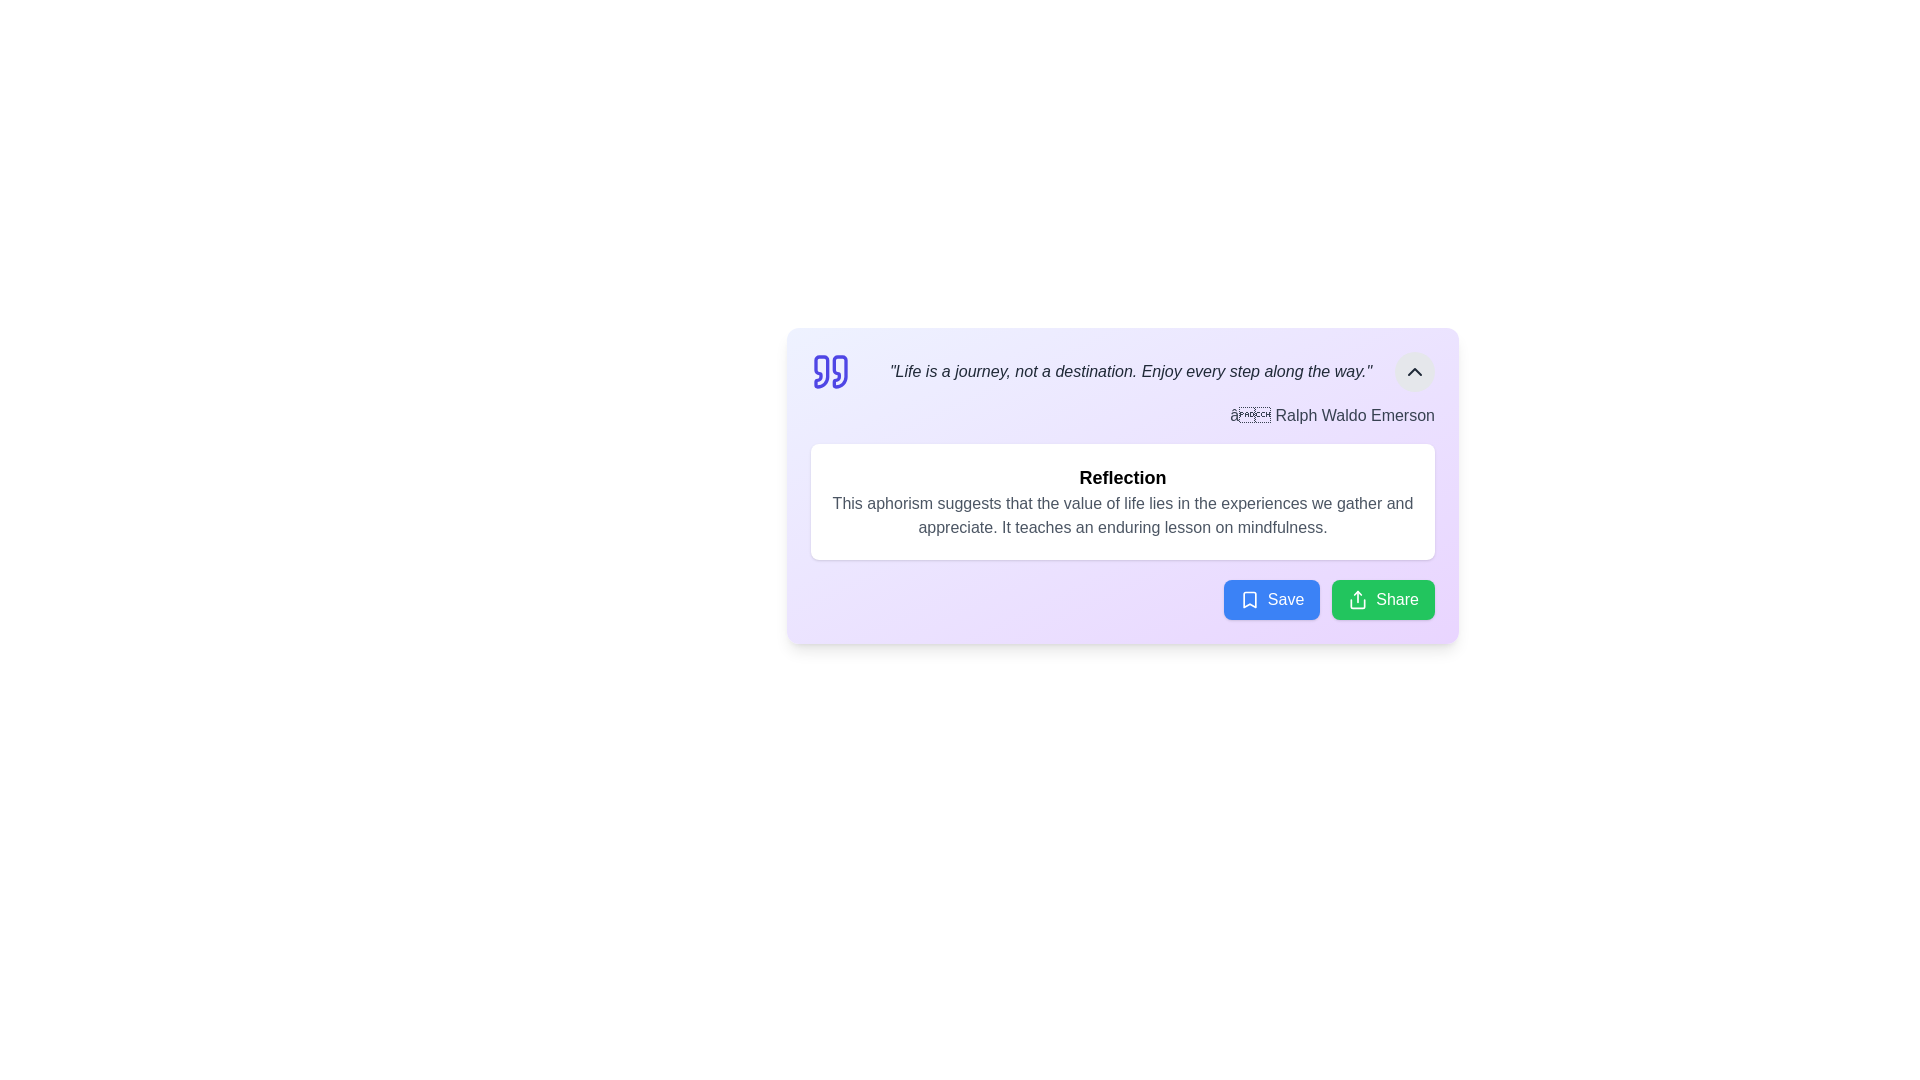  I want to click on the 'Save' button located at the bottom-right corner of the card layout, so click(1271, 599).